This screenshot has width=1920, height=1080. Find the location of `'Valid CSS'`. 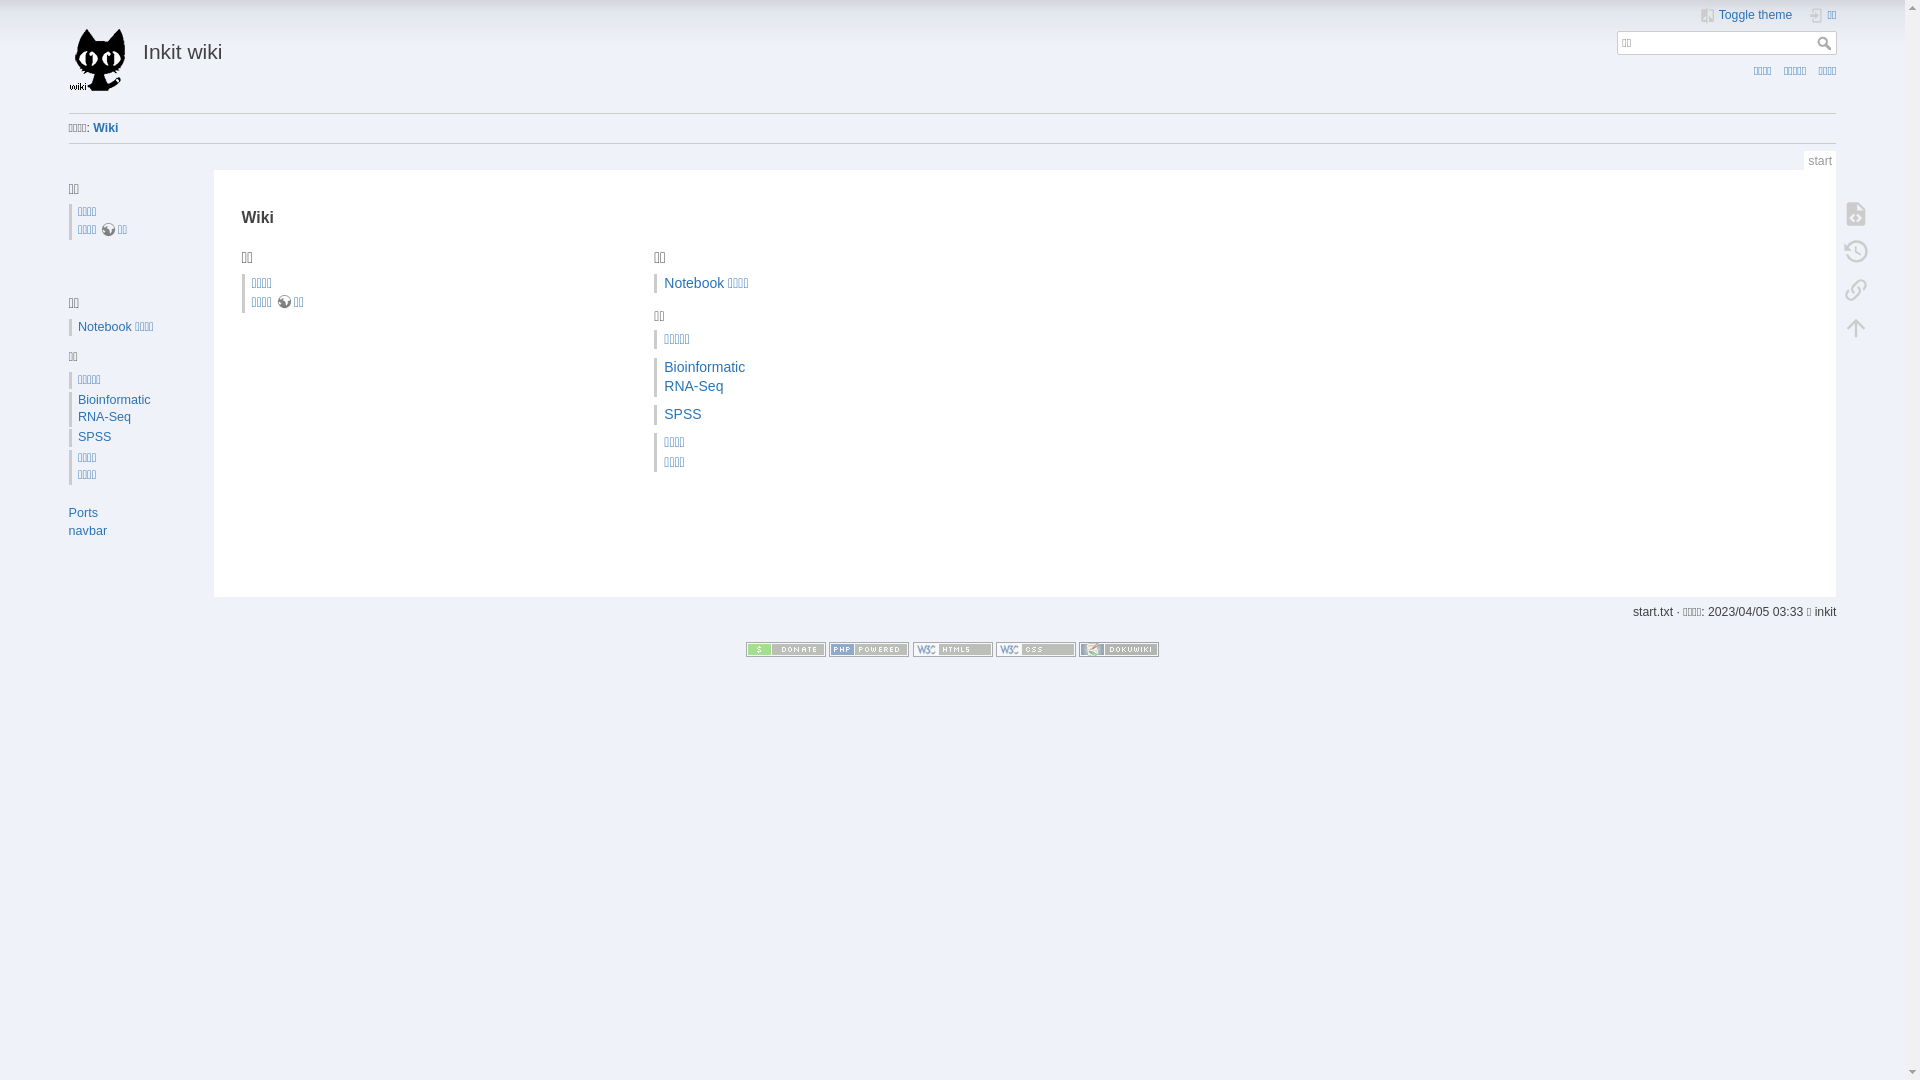

'Valid CSS' is located at coordinates (996, 648).